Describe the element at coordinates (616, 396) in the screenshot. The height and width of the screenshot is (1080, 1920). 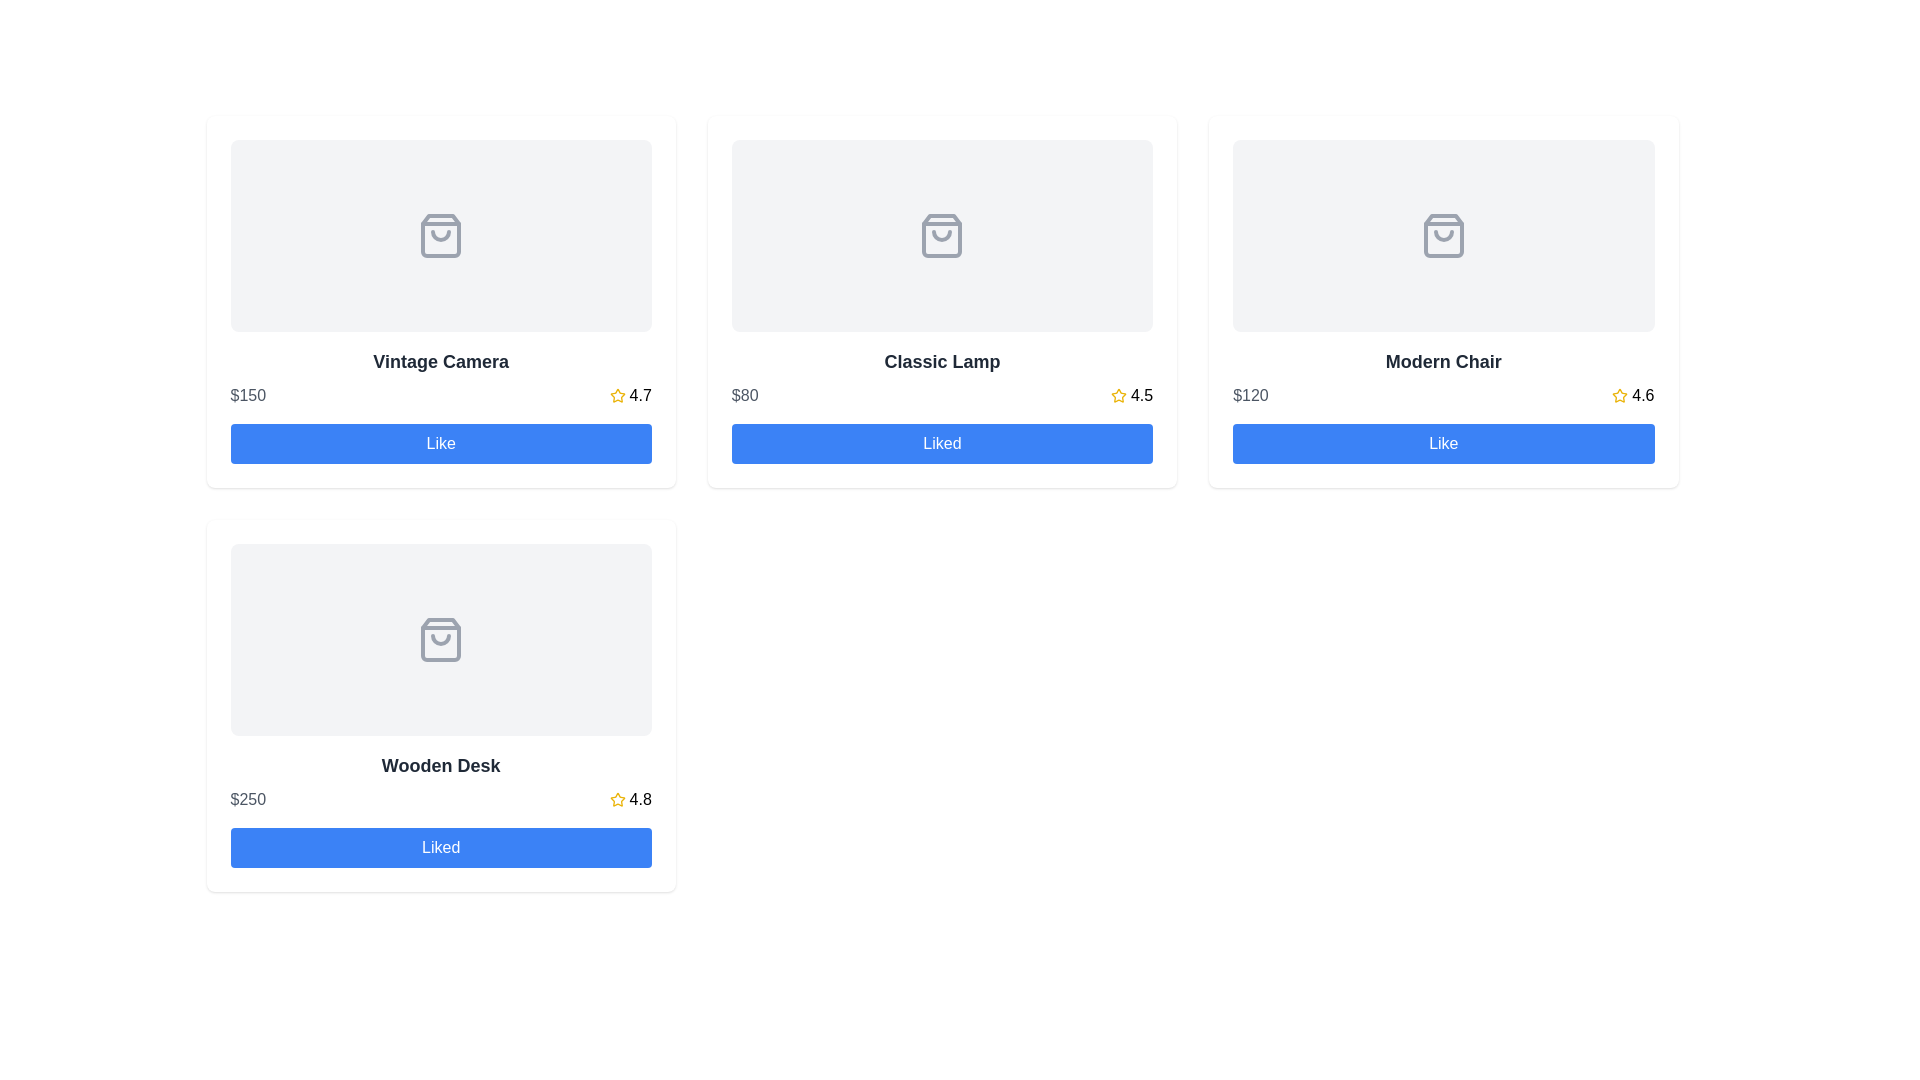
I see `the yellow star-shaped rating icon next to the text '4.7' to interact with the rating system` at that location.